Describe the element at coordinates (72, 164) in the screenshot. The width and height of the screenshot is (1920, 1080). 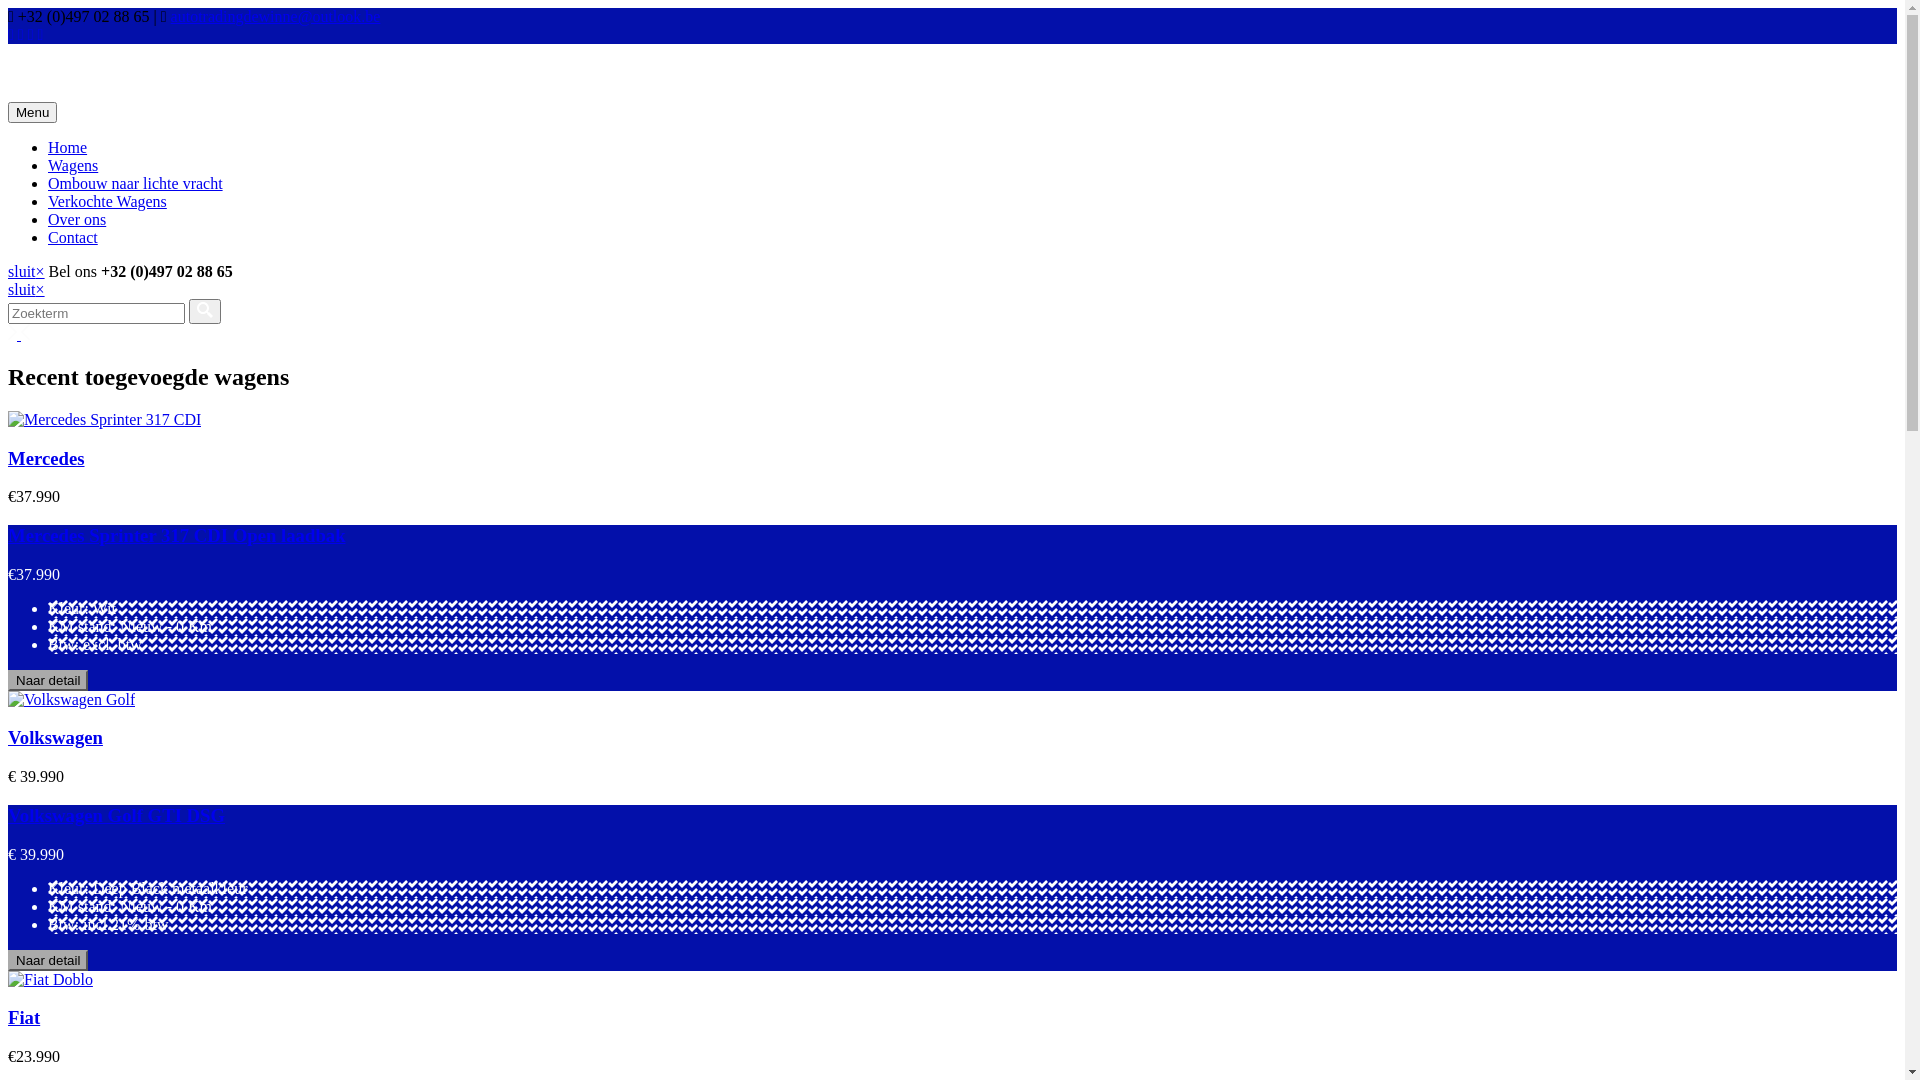
I see `'Wagens'` at that location.